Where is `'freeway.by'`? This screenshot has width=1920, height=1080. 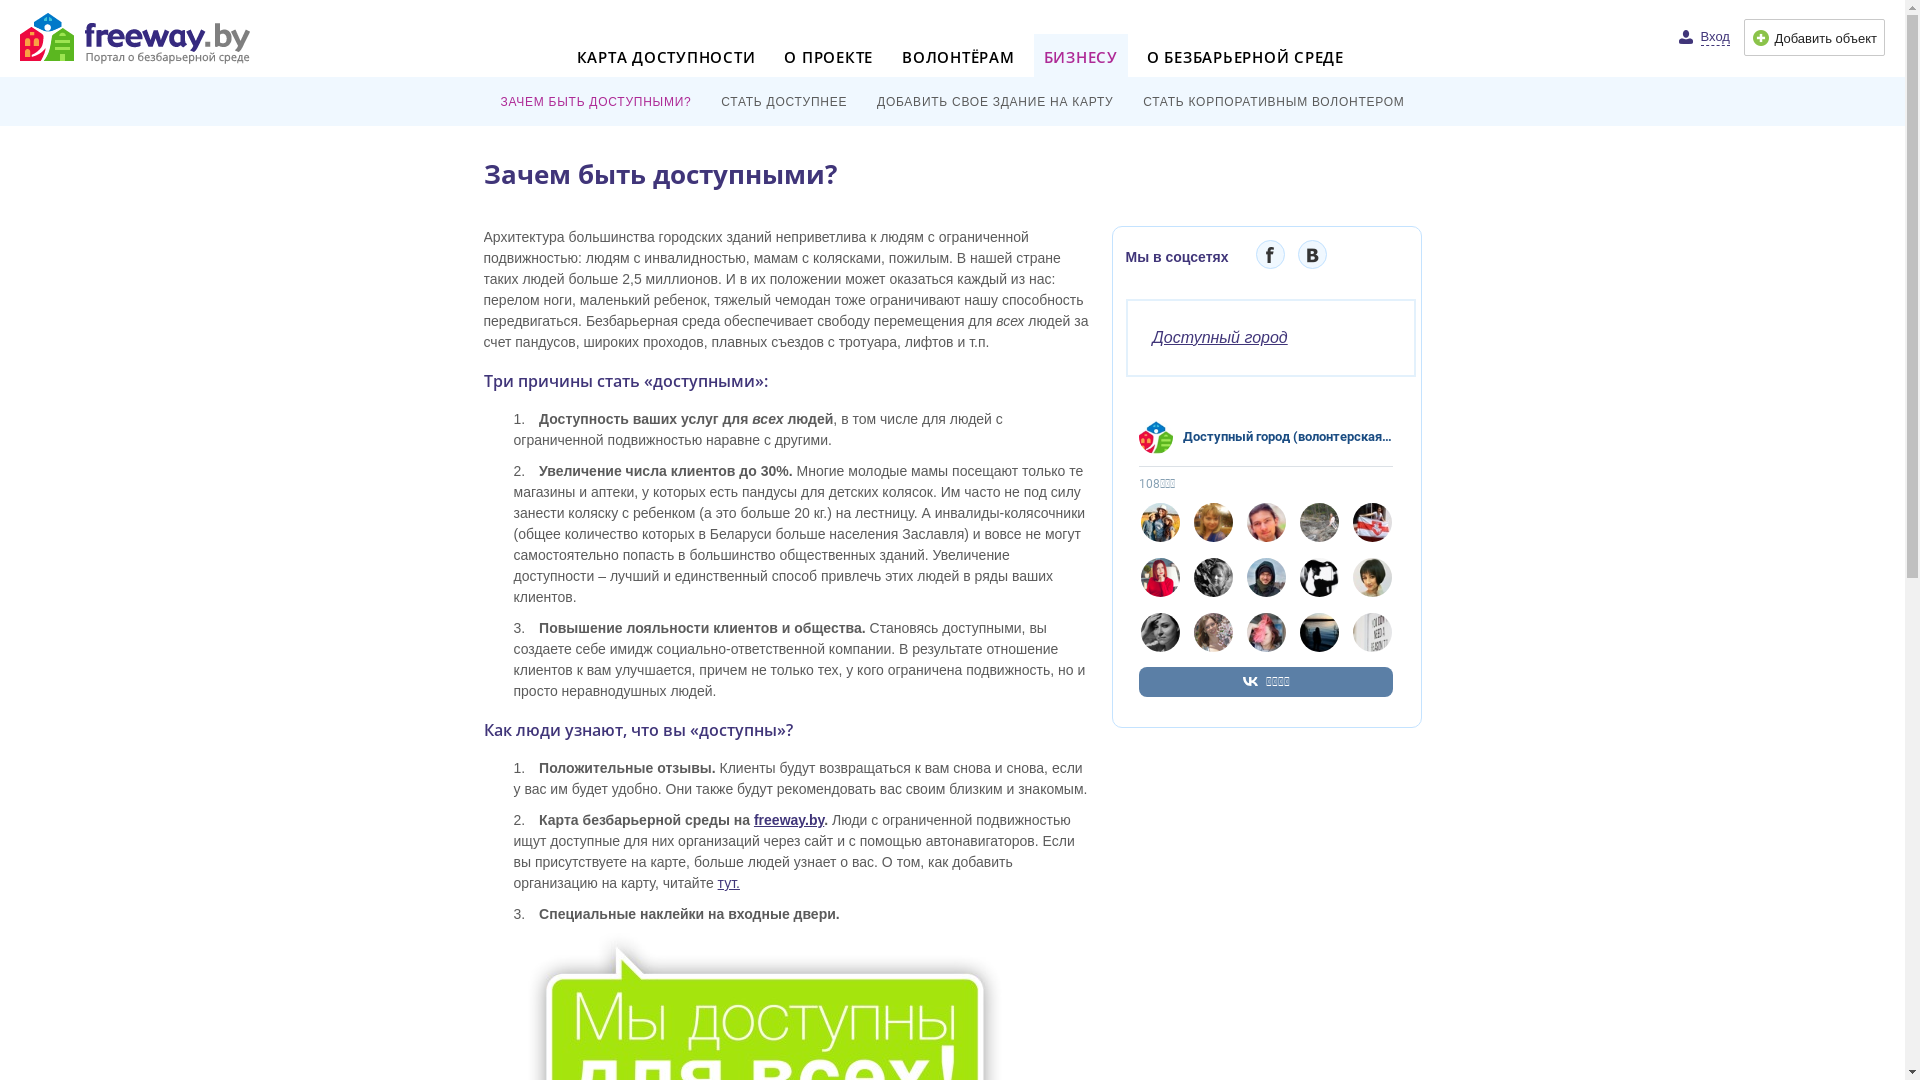
'freeway.by' is located at coordinates (787, 820).